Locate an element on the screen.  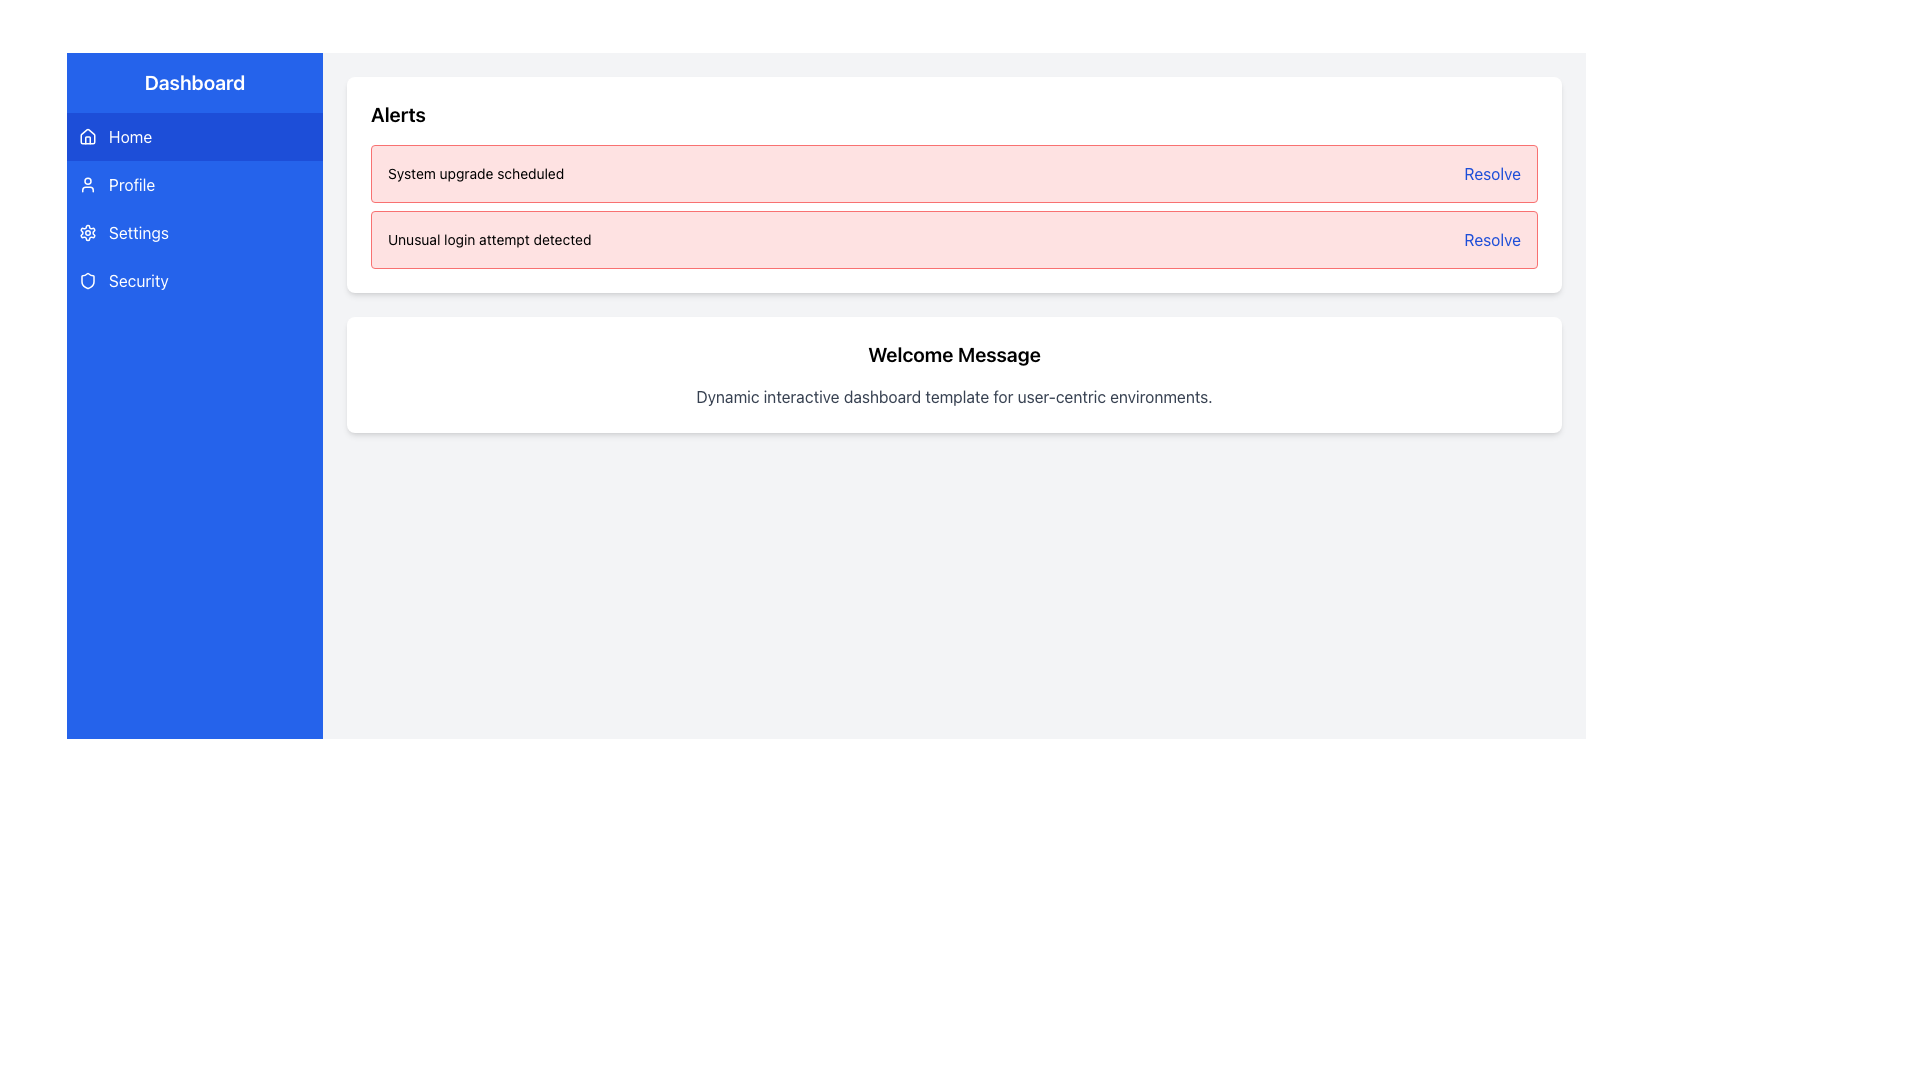
the settings icon represented by a gear symbol located in the vertical navigation bar on the left side of the interface is located at coordinates (86, 231).